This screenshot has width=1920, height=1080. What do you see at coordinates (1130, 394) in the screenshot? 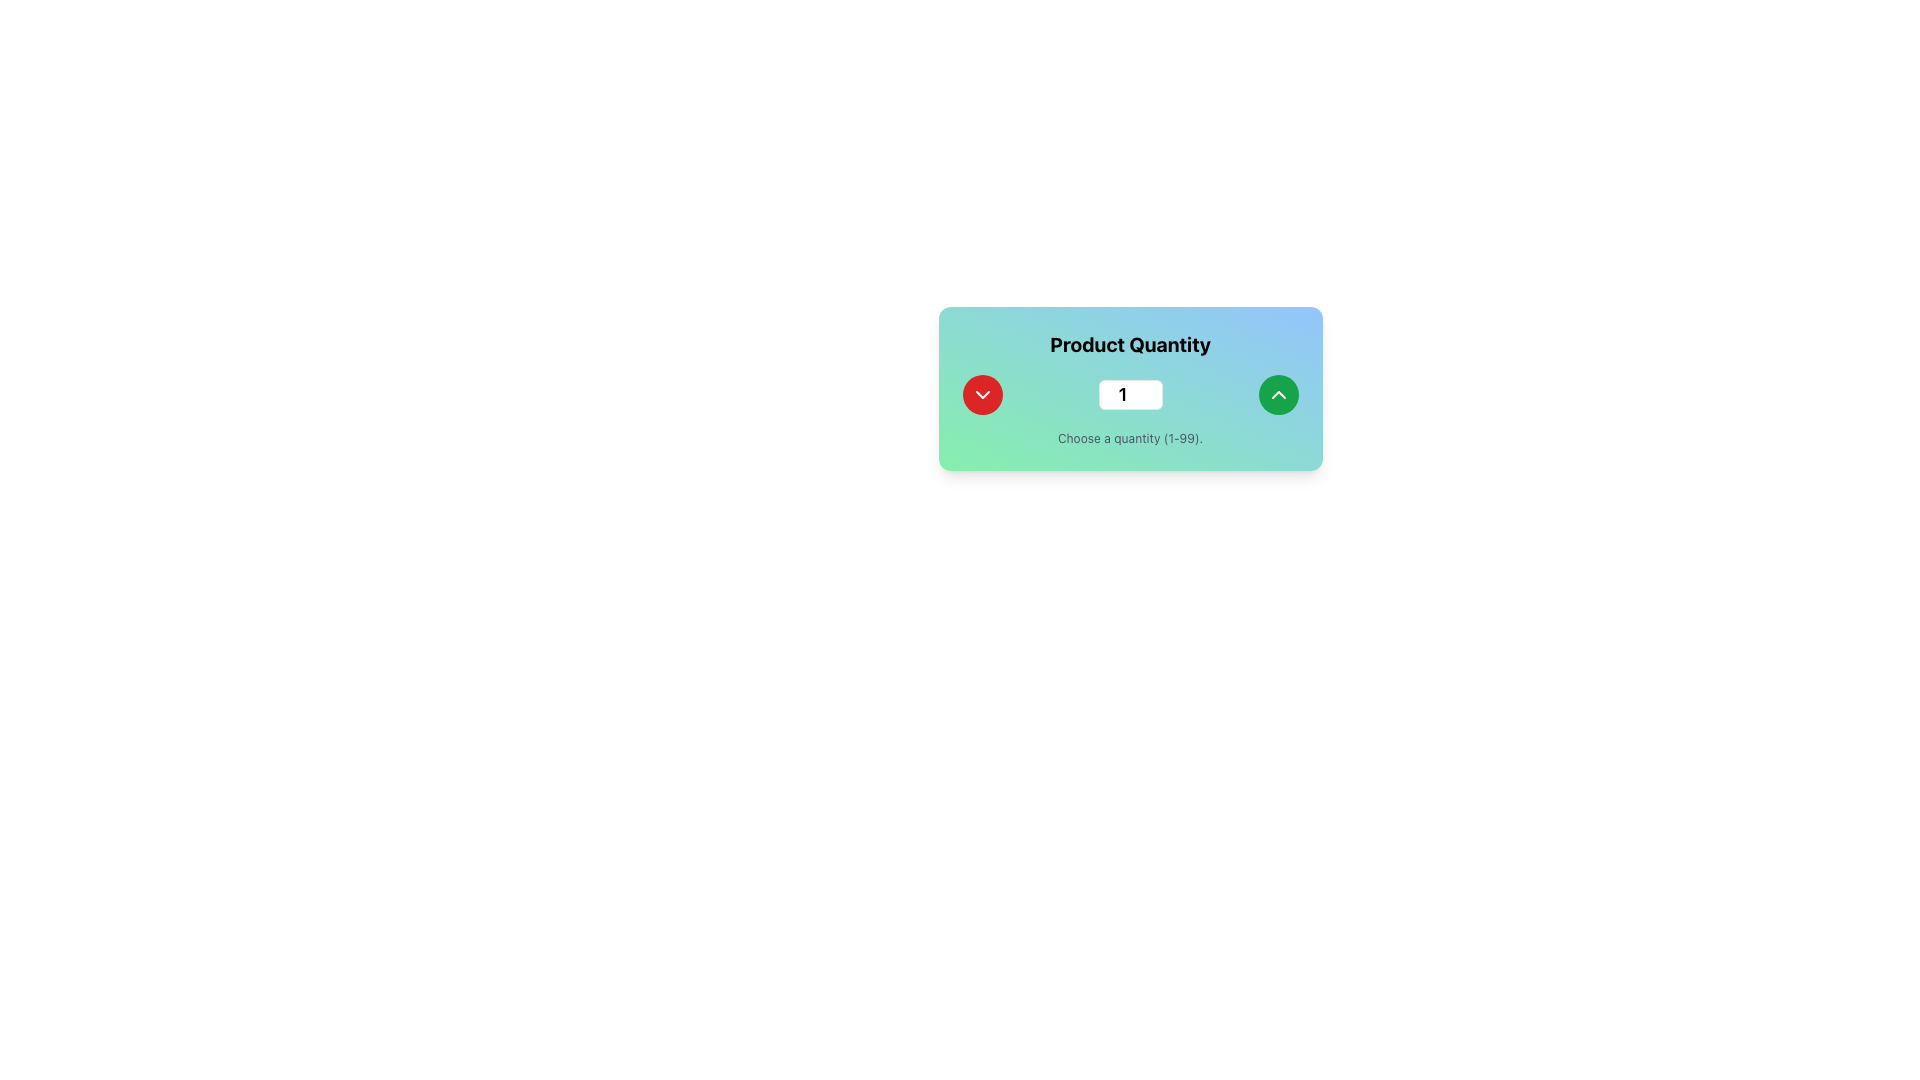
I see `the Number input field, which is a small rectangular input field with rounded corners and a default value of '1', positioned centrally between two circular buttons` at bounding box center [1130, 394].